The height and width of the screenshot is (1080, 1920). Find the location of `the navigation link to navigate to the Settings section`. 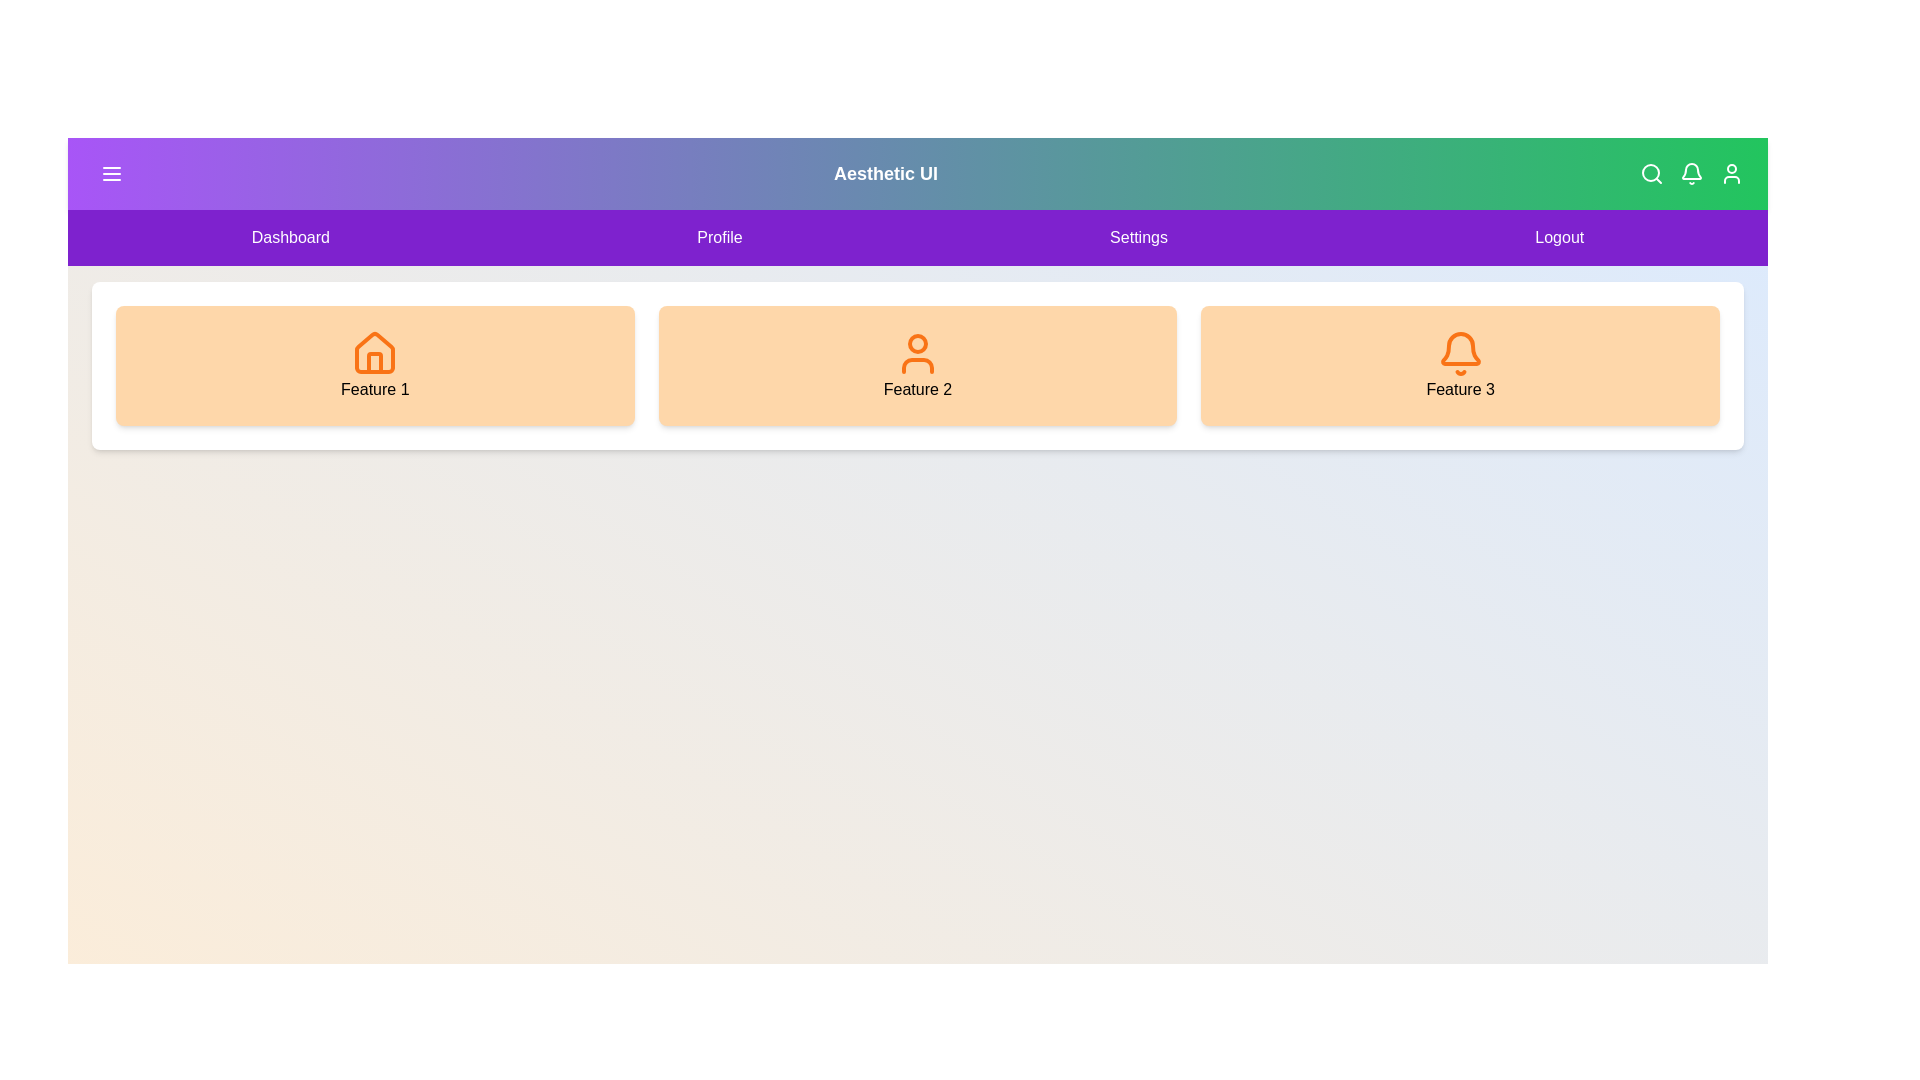

the navigation link to navigate to the Settings section is located at coordinates (1138, 237).